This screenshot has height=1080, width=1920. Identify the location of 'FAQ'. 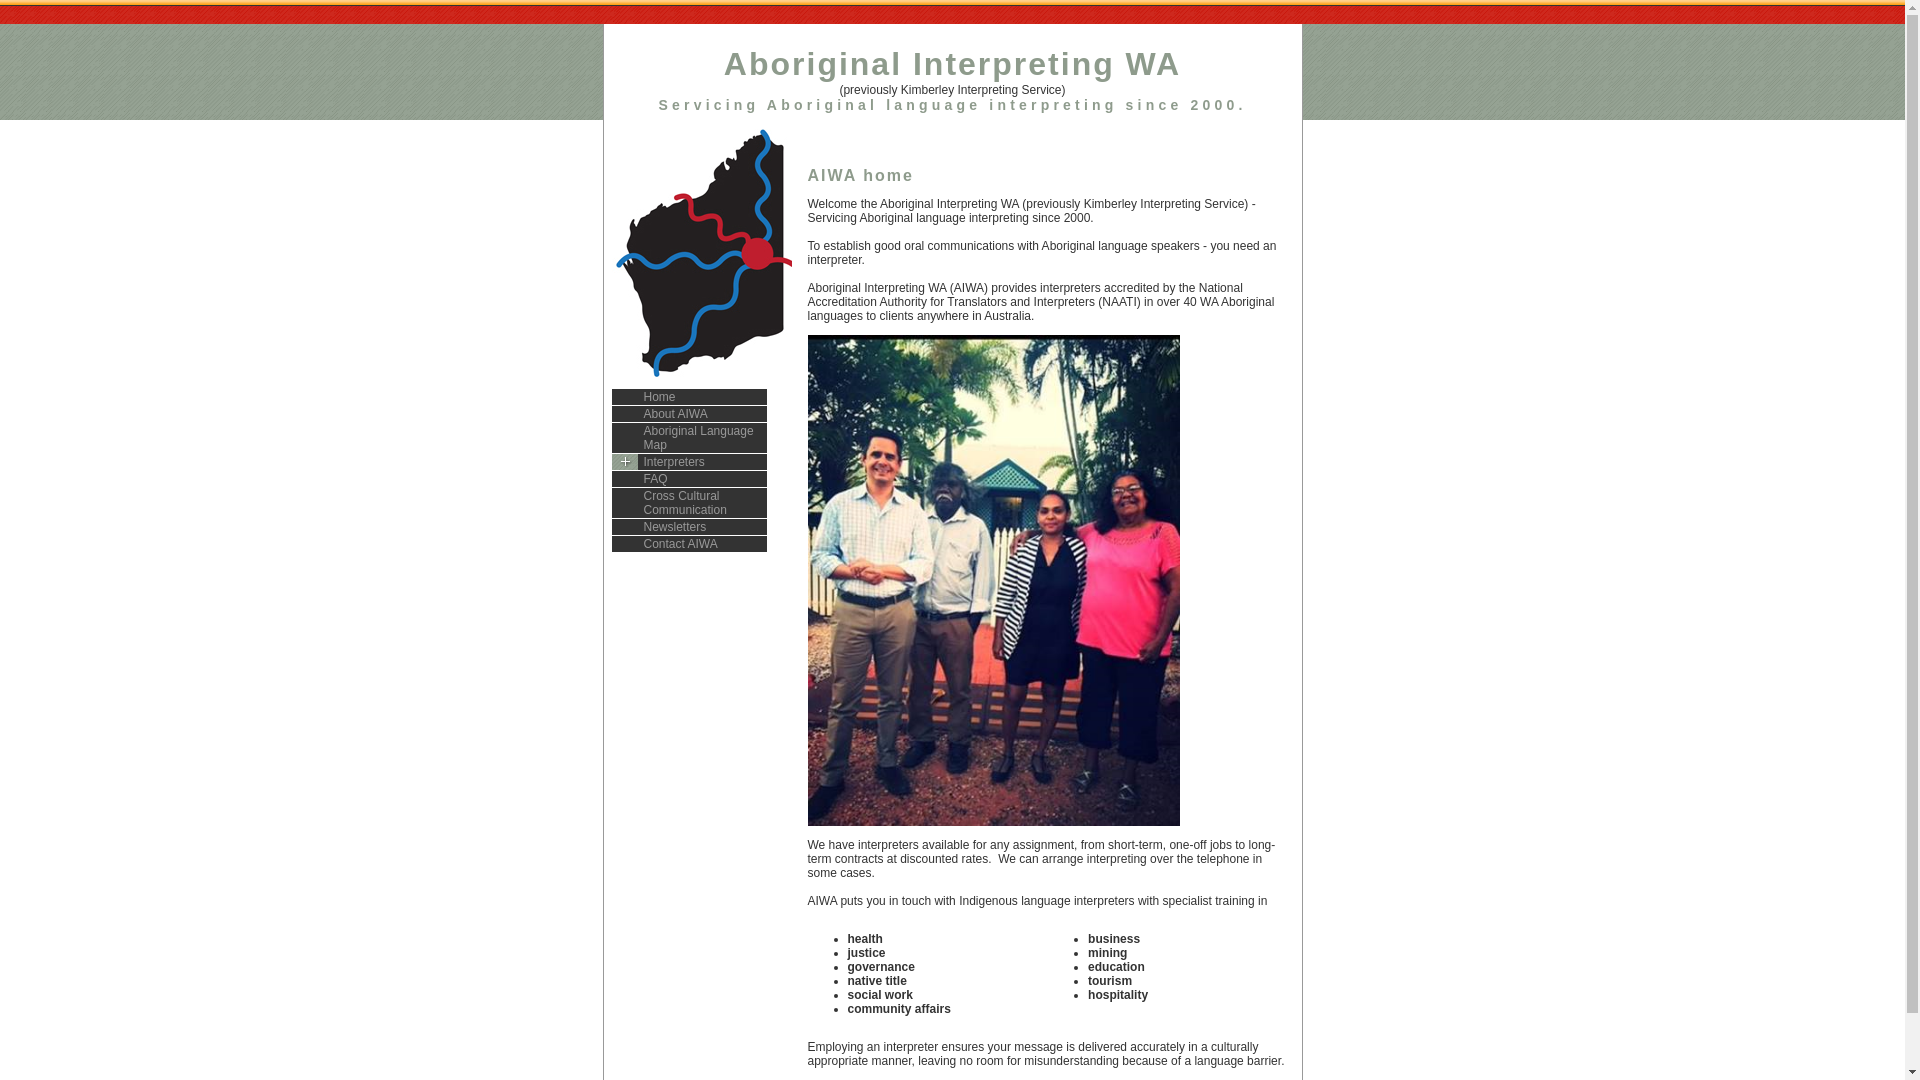
(689, 479).